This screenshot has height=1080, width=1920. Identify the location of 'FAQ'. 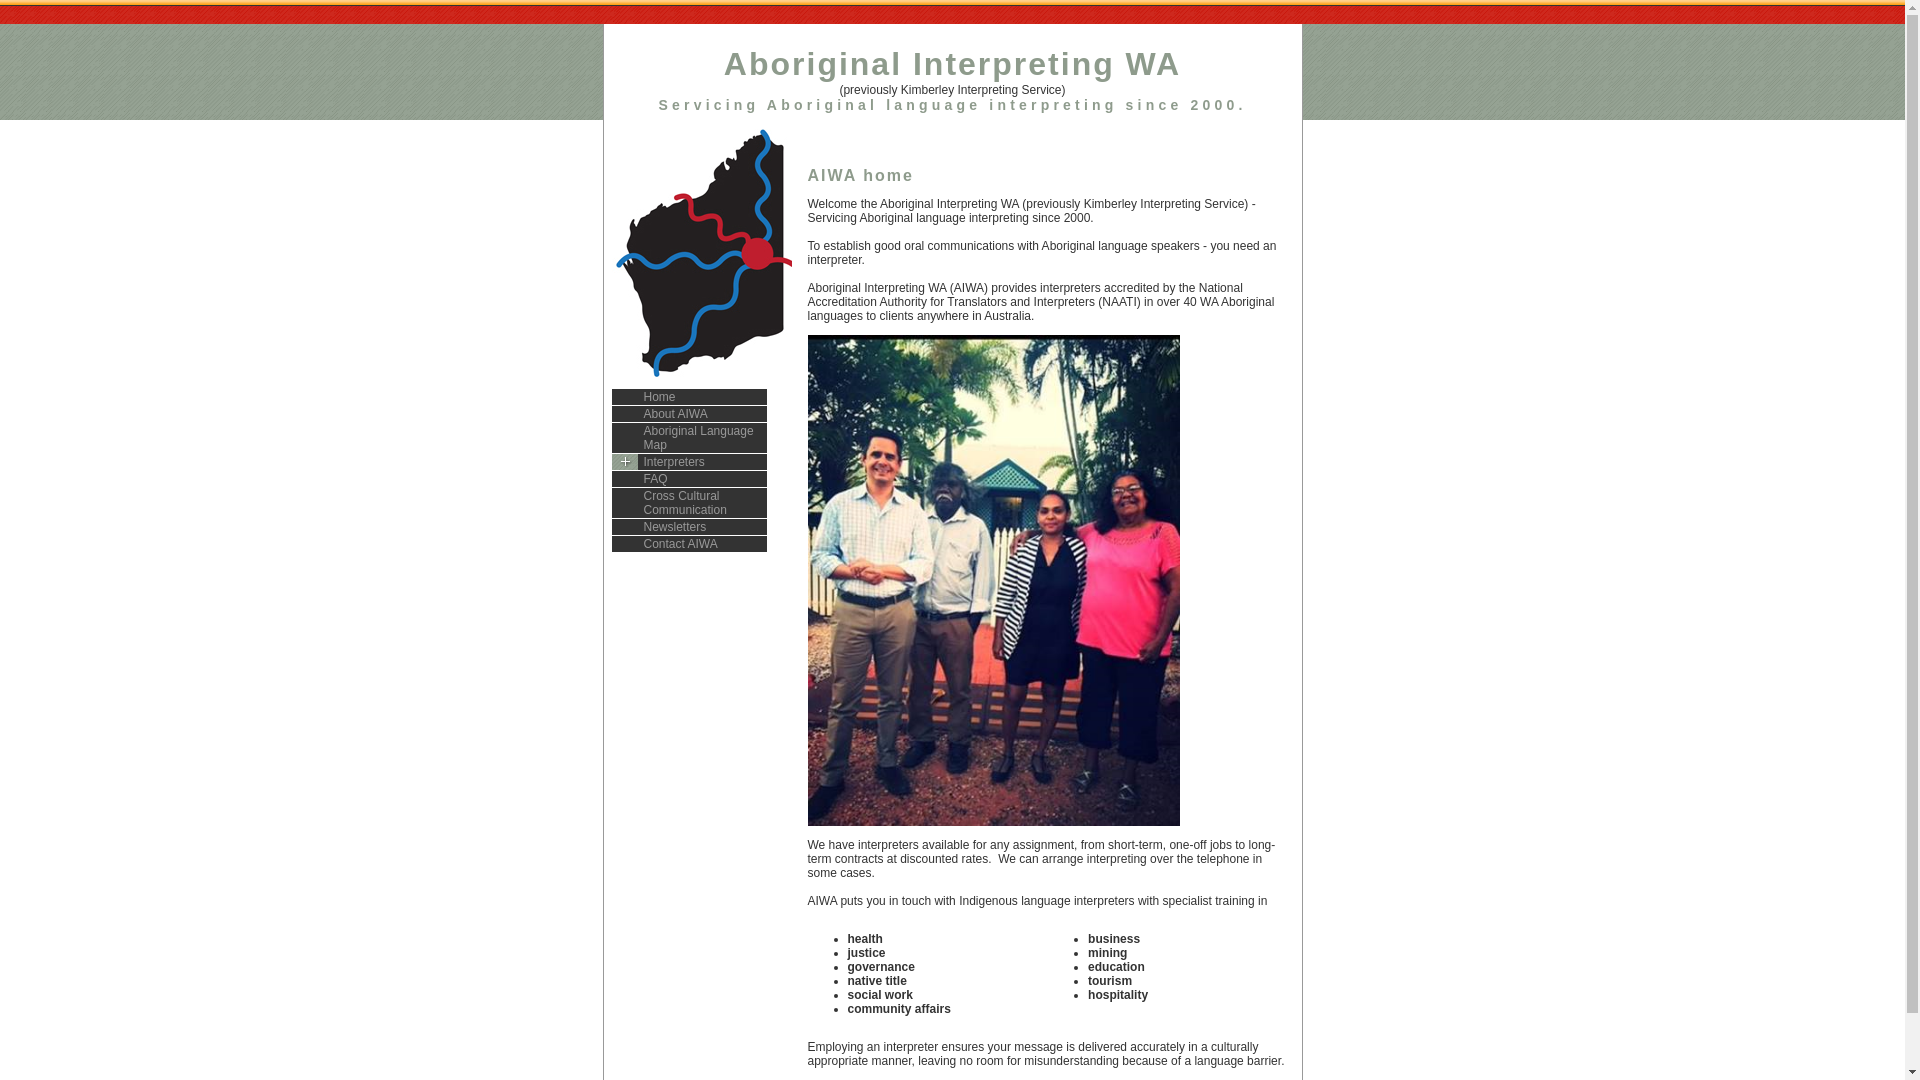
(689, 479).